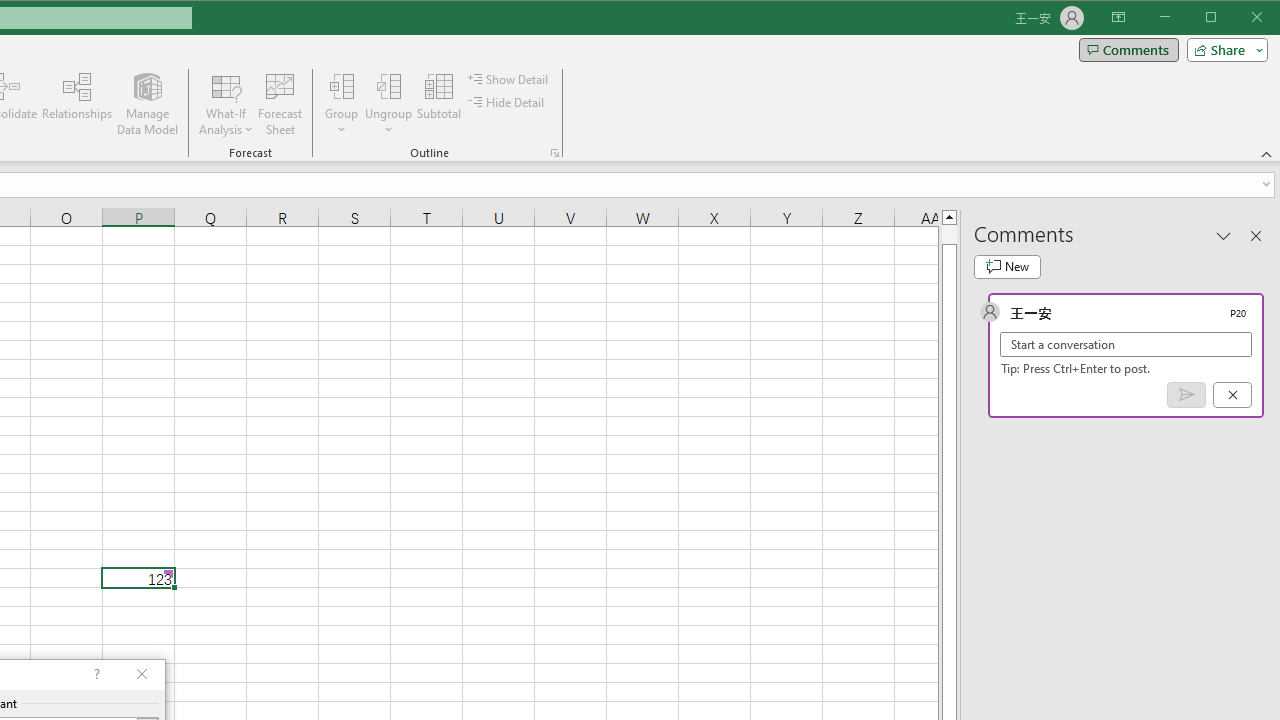  Describe the element at coordinates (1007, 266) in the screenshot. I see `'New comment'` at that location.